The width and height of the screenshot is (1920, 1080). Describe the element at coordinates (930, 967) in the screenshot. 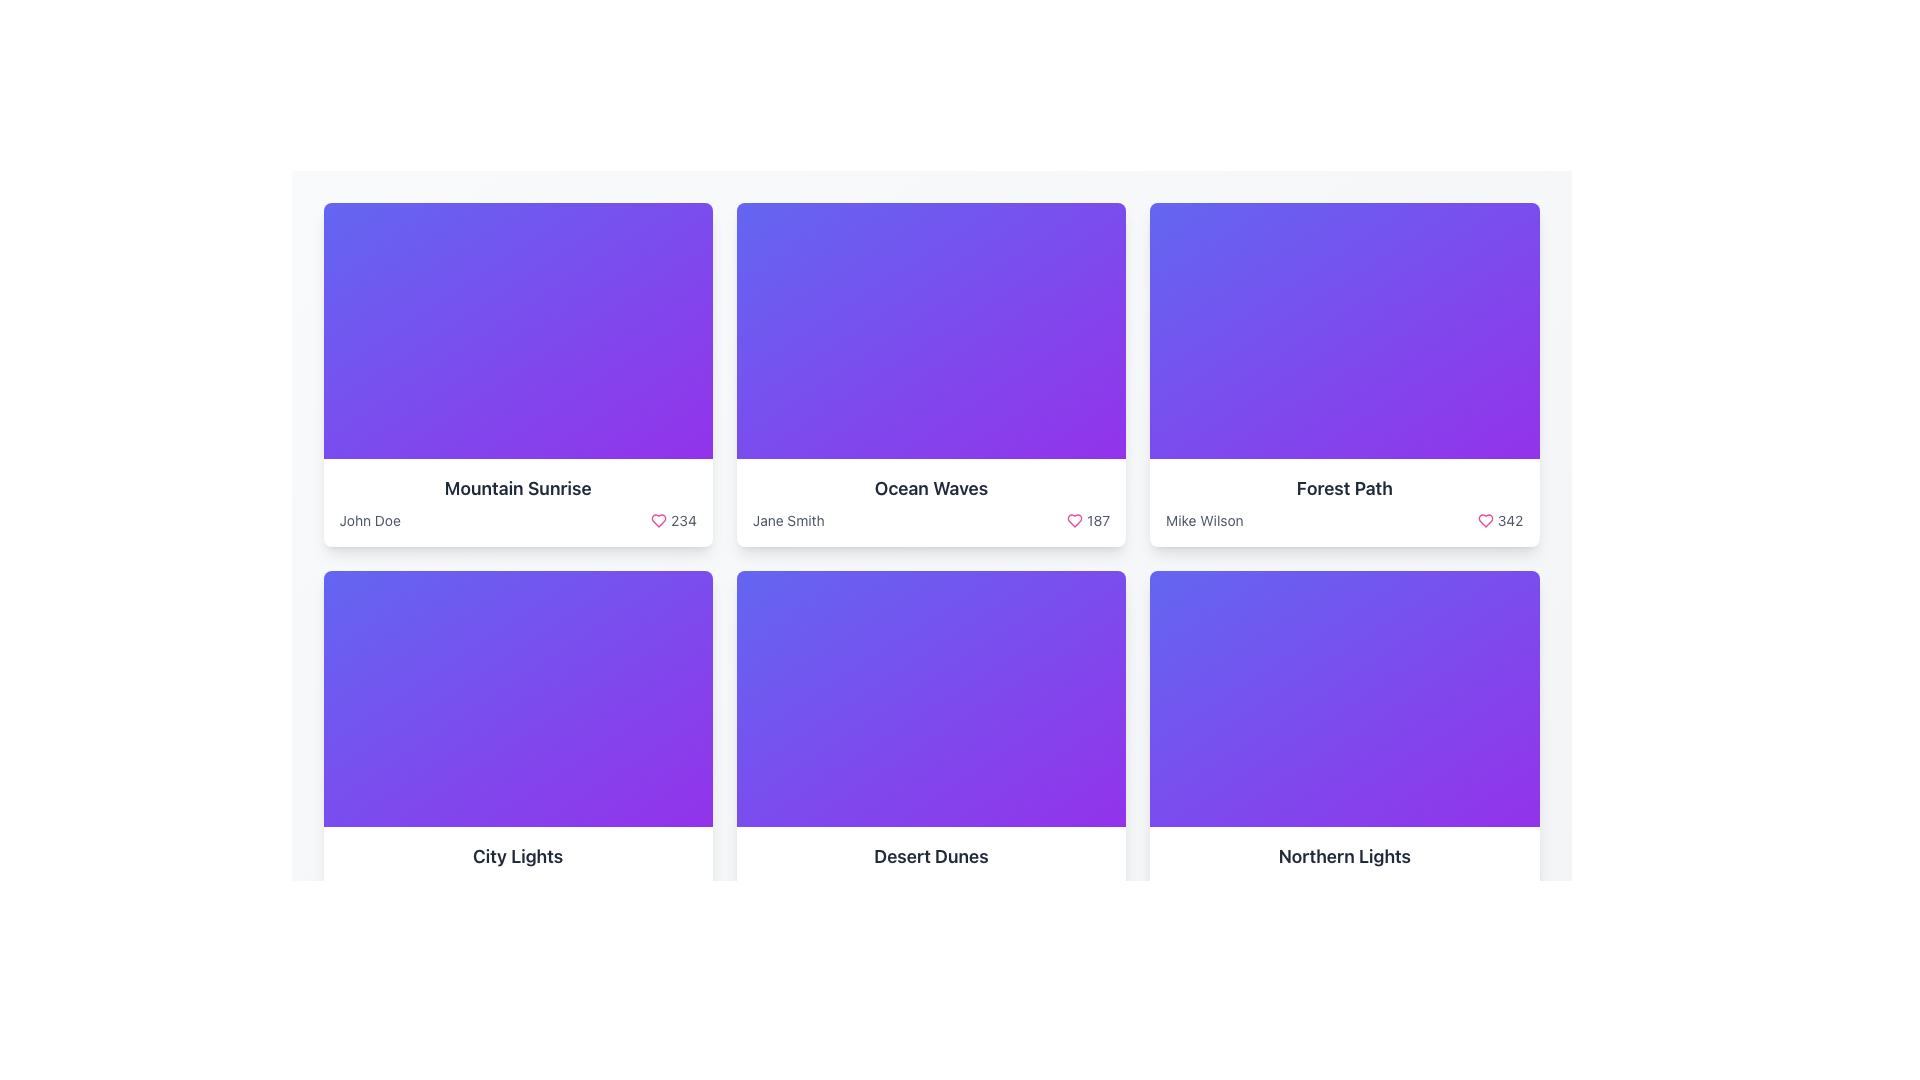

I see `the button on the Pagination control bar` at that location.